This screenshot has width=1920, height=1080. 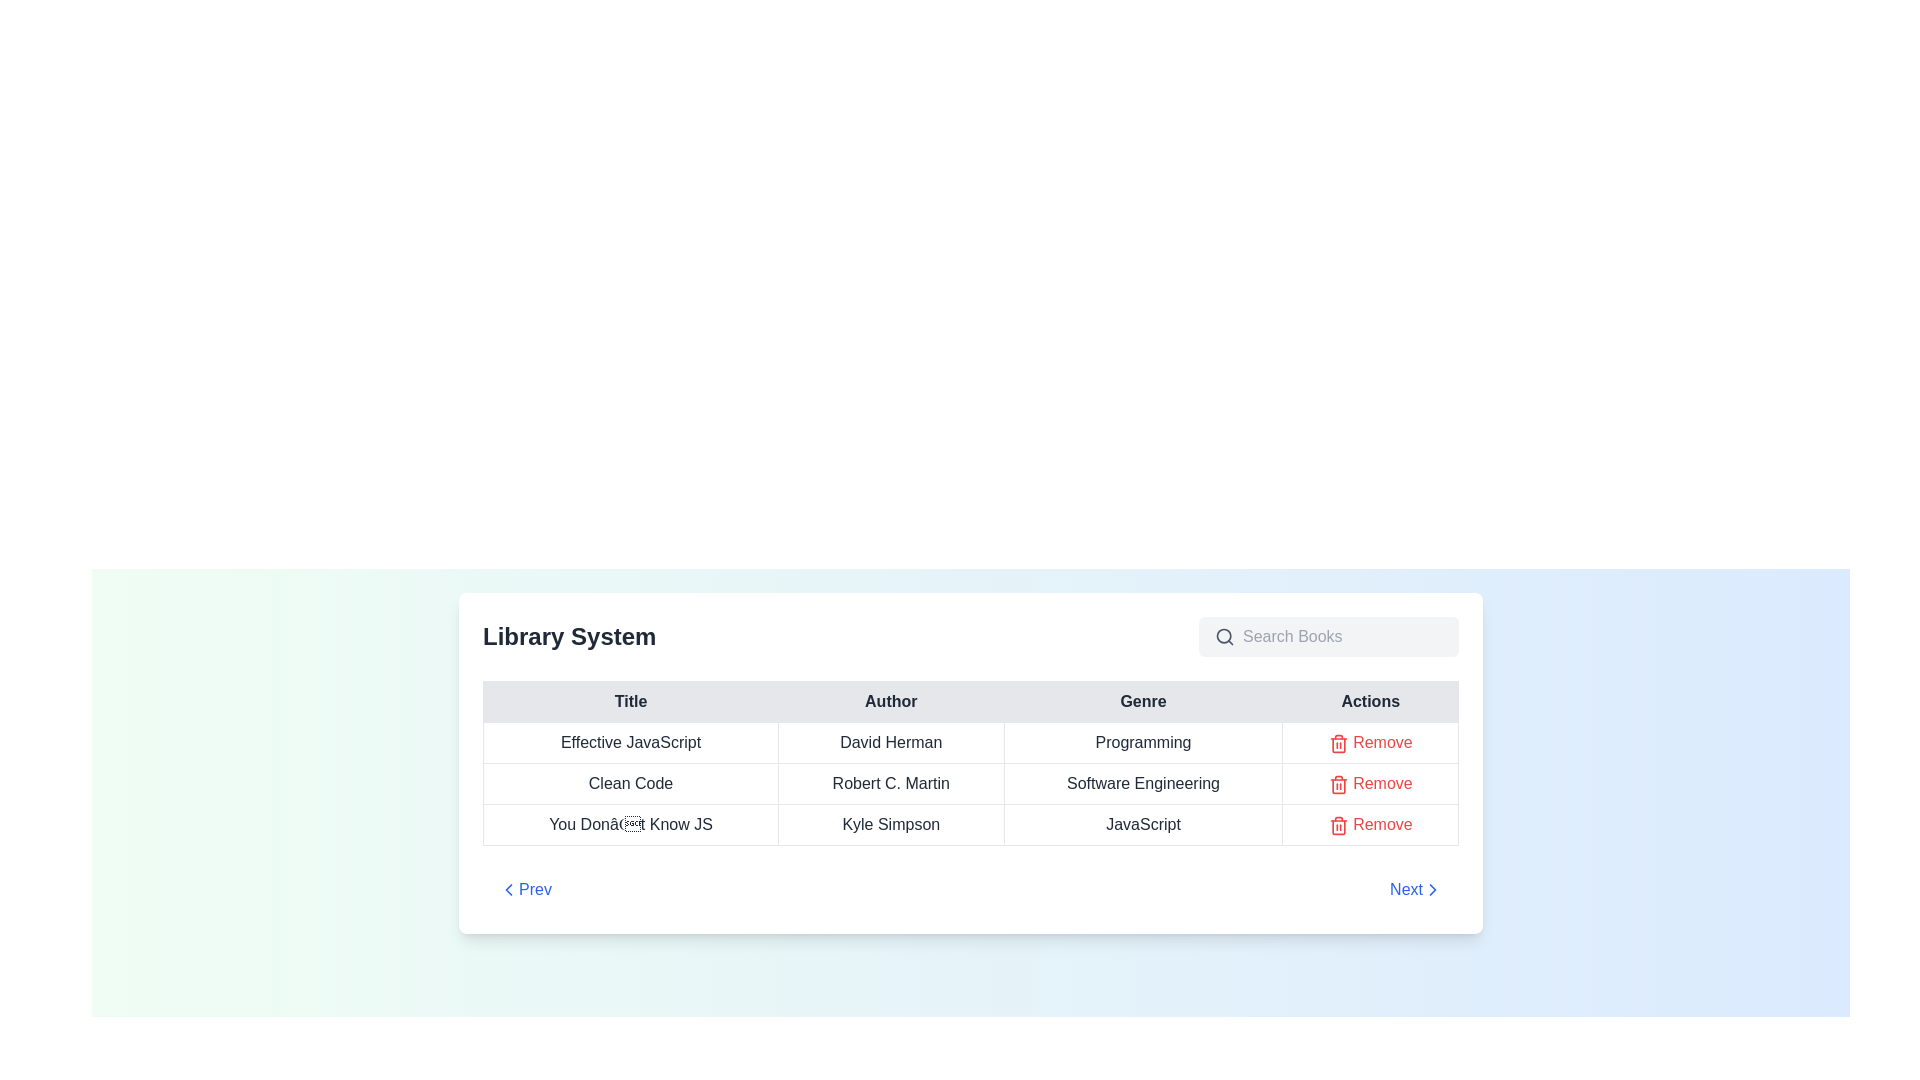 What do you see at coordinates (1369, 701) in the screenshot?
I see `the 'Actions' text label, which is the fourth and final column header in the table's header row, displayed in bold dark font on a light gray background` at bounding box center [1369, 701].